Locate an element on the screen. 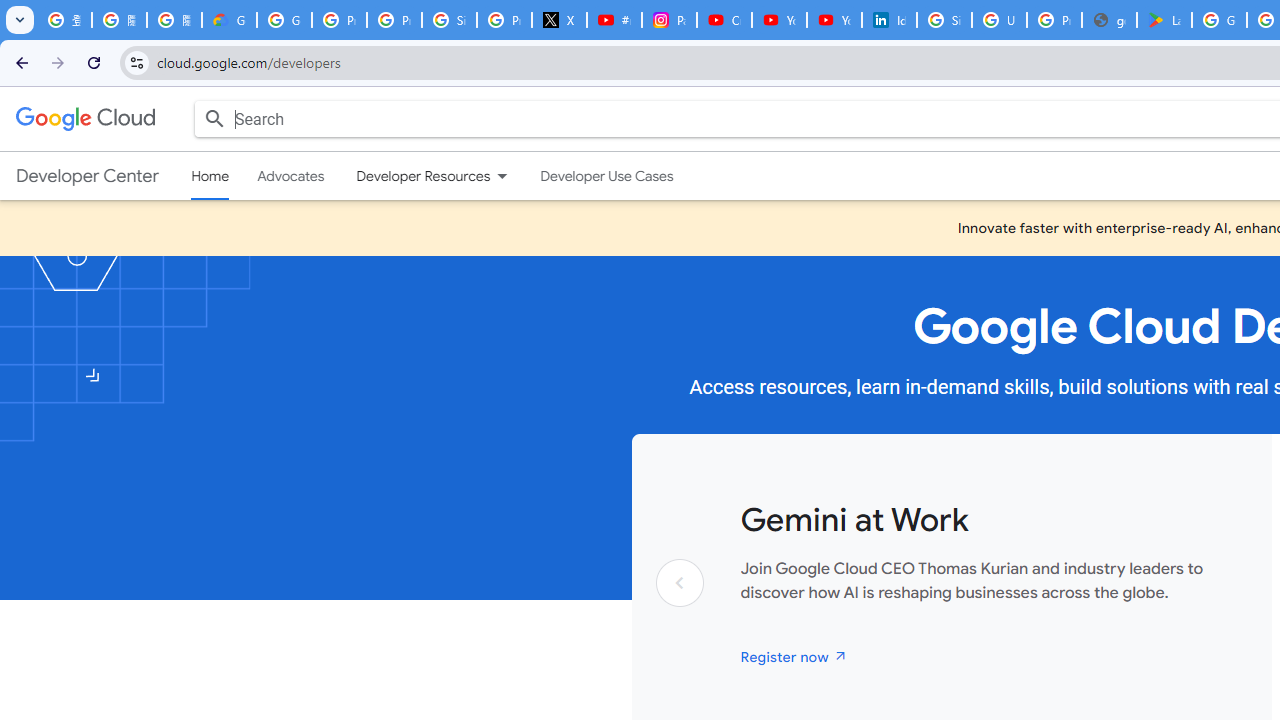 This screenshot has height=720, width=1280. 'Privacy Help Center - Policies Help' is located at coordinates (394, 20).